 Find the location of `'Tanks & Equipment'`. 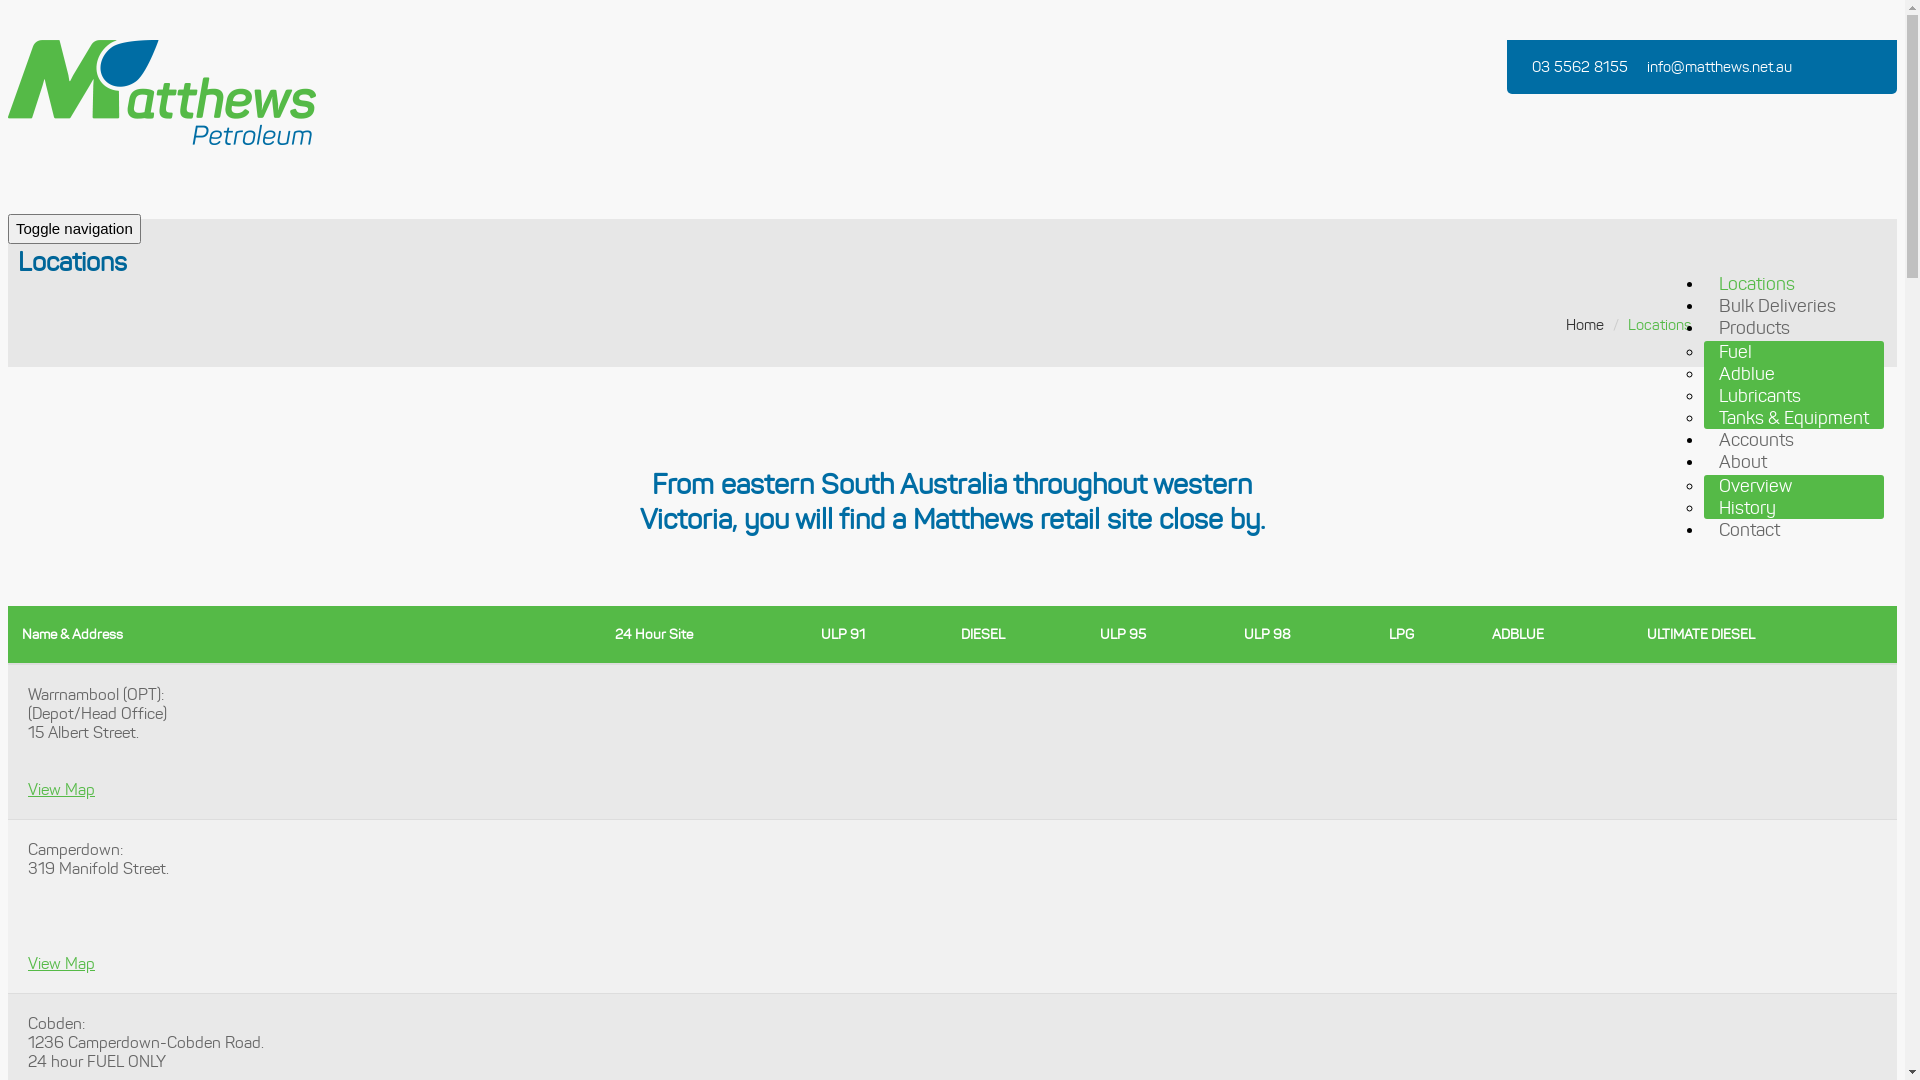

'Tanks & Equipment' is located at coordinates (1794, 416).